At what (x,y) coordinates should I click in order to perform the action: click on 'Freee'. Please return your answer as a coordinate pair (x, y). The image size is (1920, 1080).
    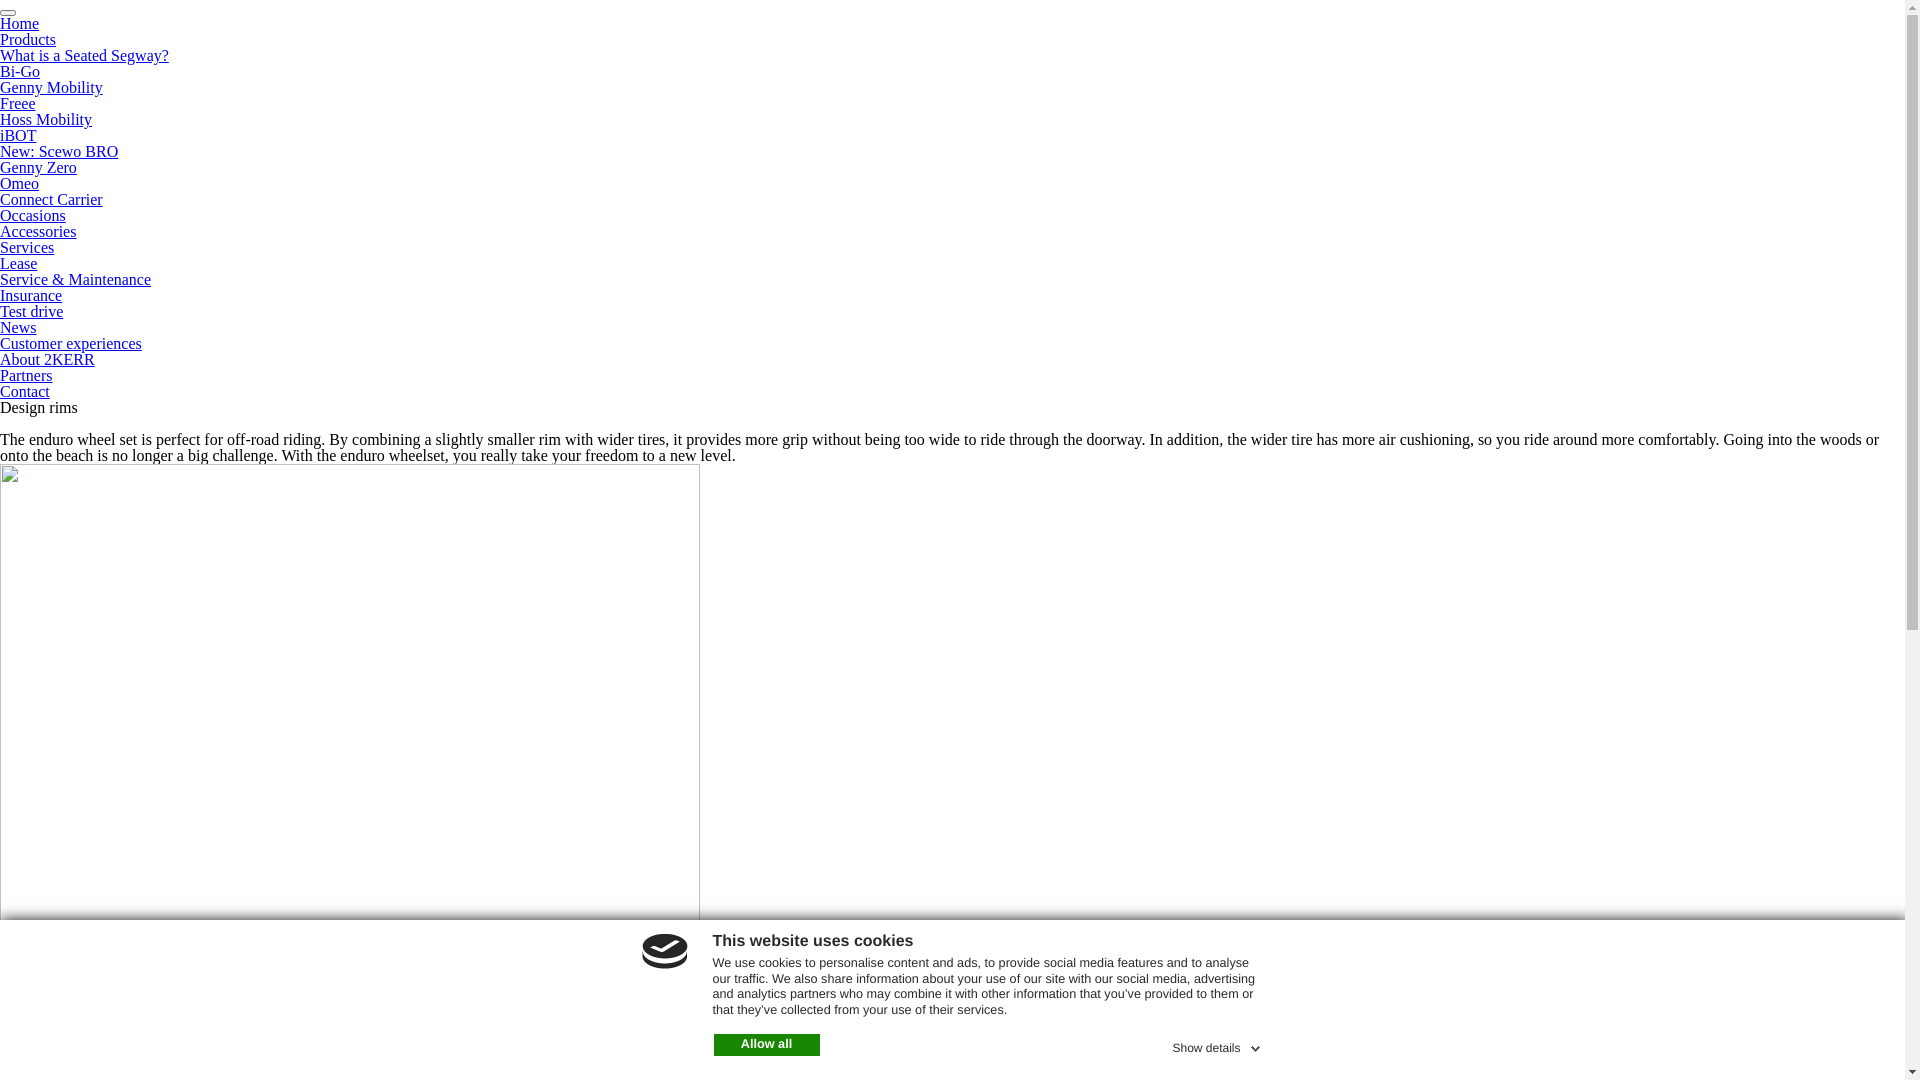
    Looking at the image, I should click on (18, 103).